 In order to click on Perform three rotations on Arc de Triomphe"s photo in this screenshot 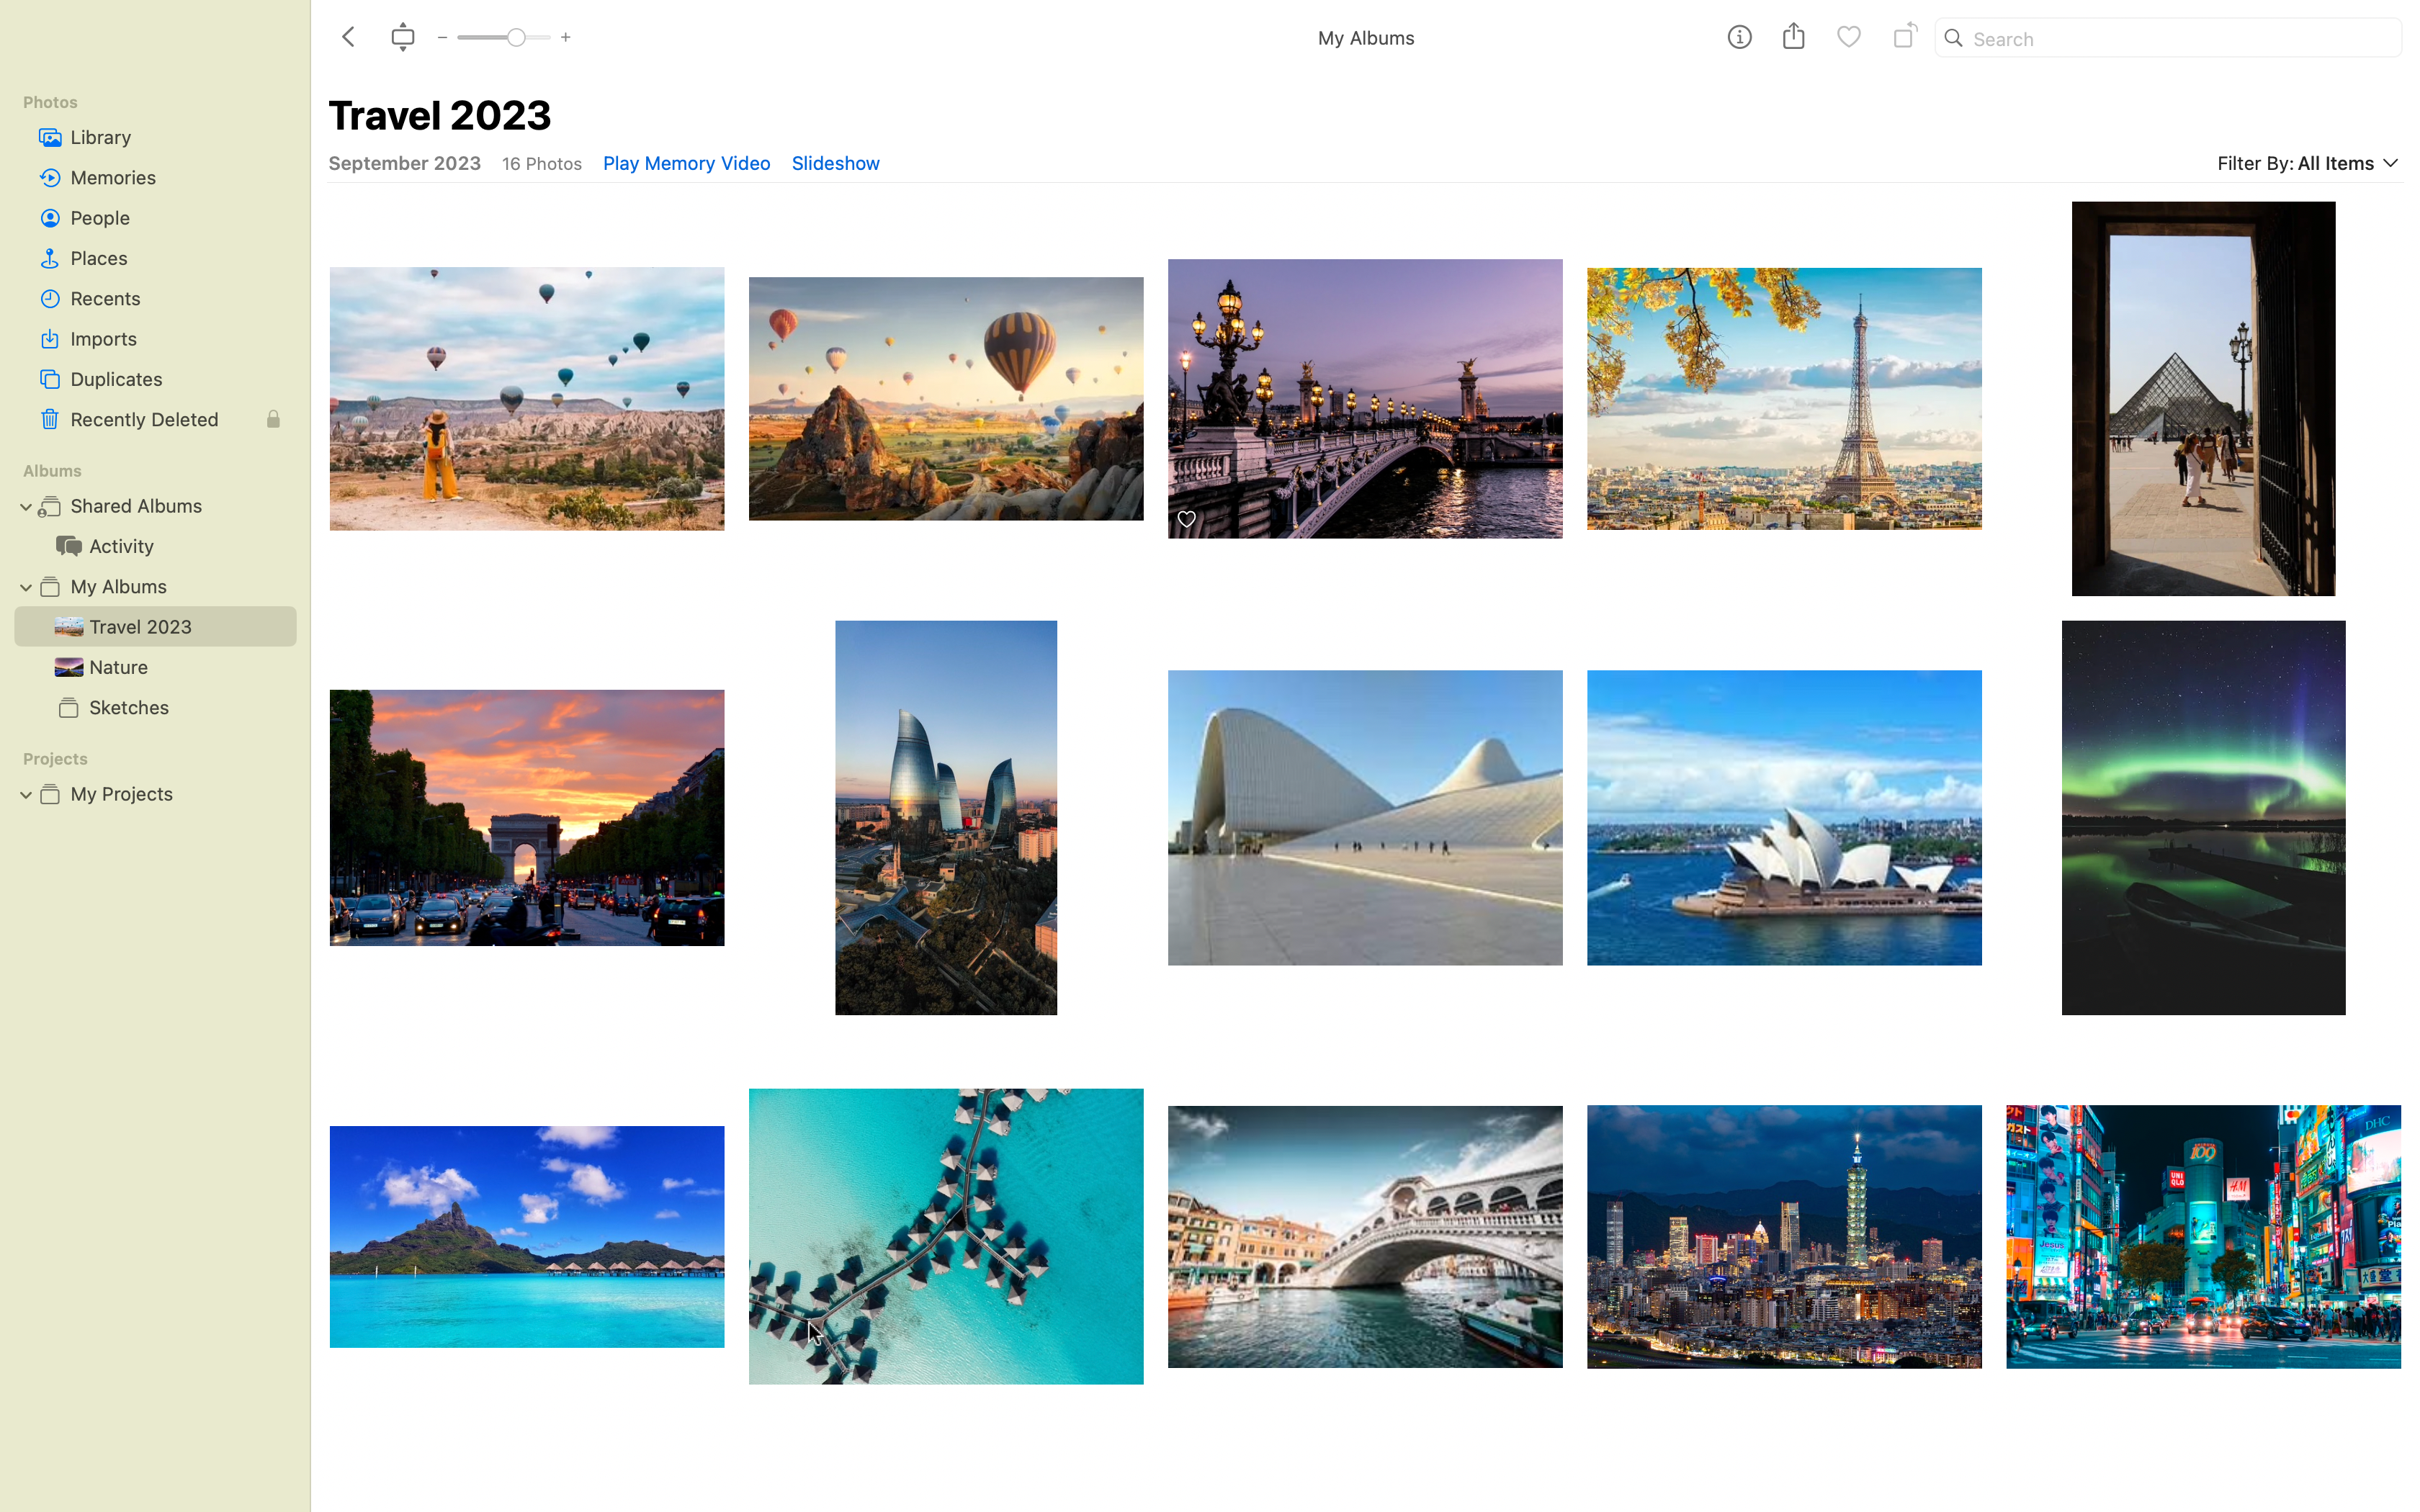, I will do `click(523, 818)`.